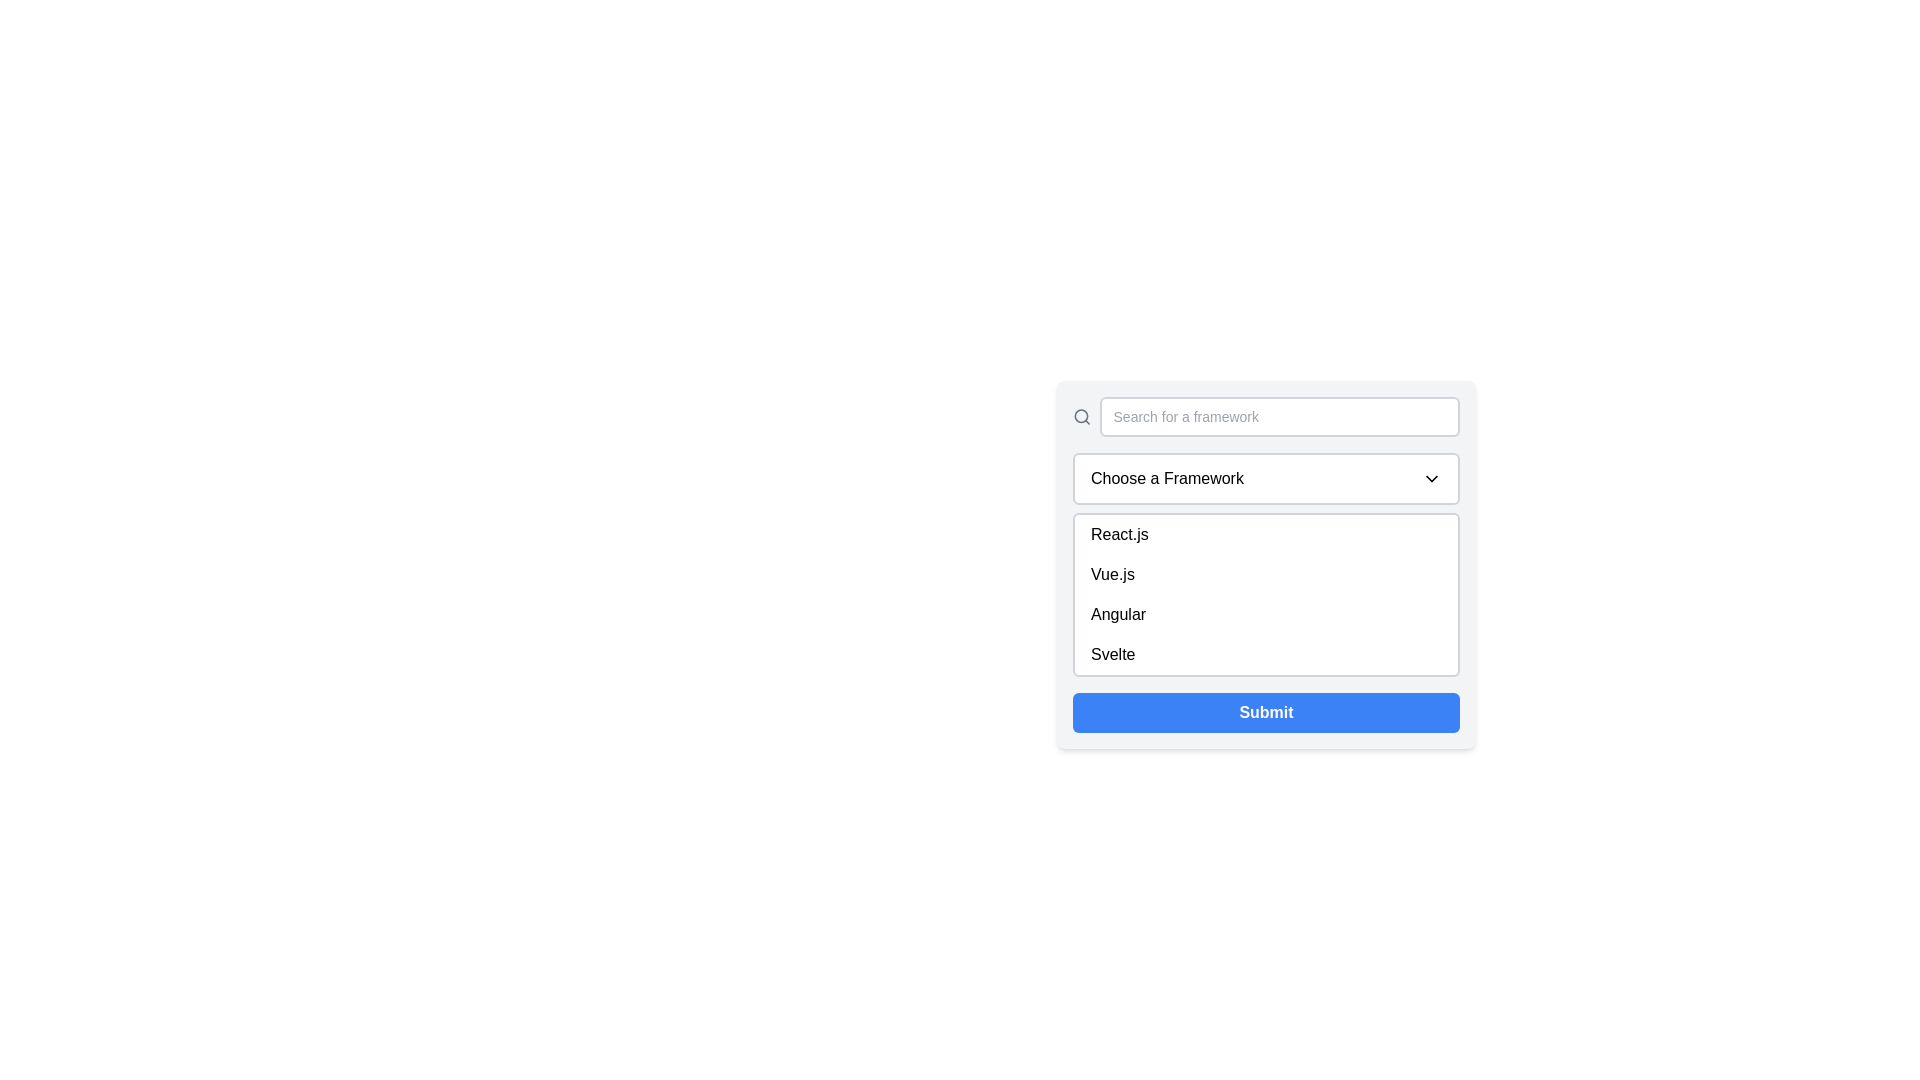 This screenshot has height=1080, width=1920. I want to click on the third item in the dropdown menu under 'Choose a Framework', so click(1117, 613).